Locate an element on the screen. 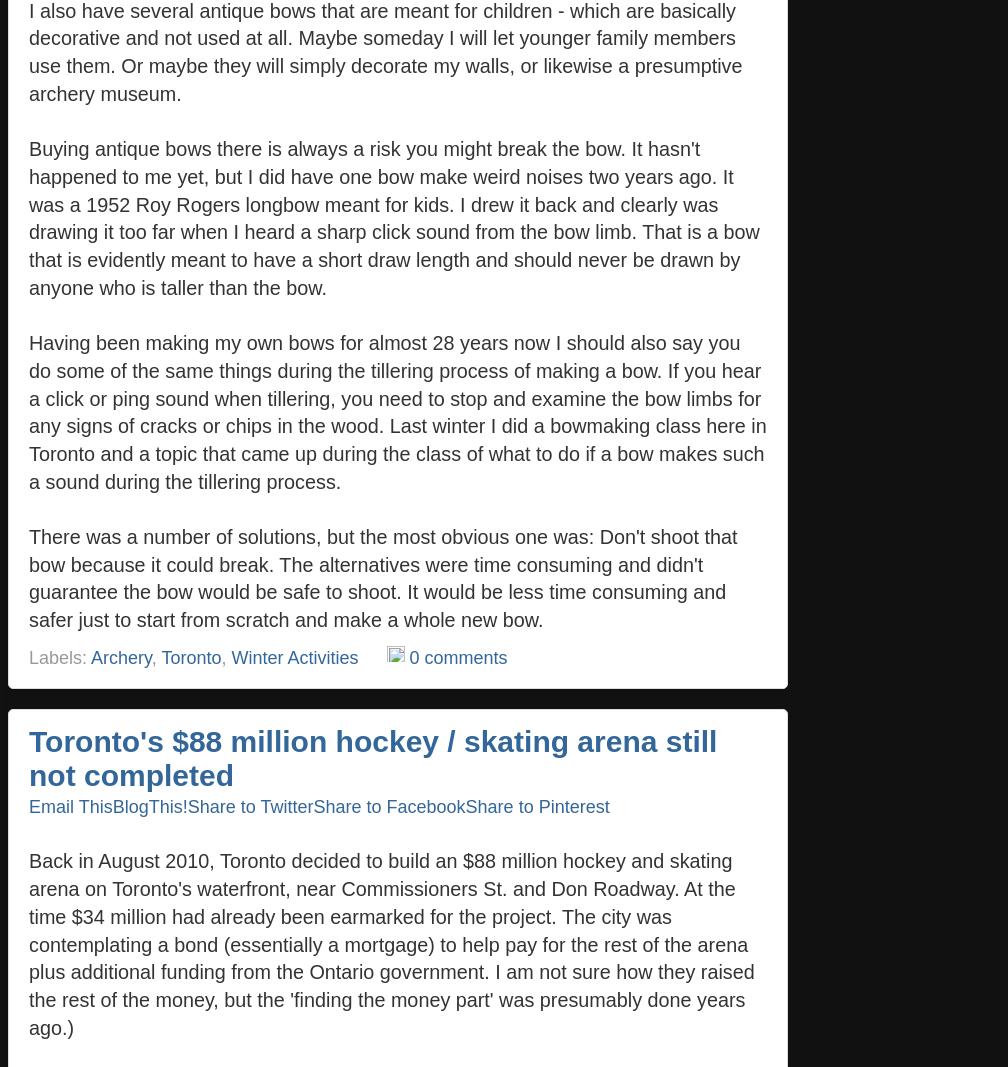  '0
comments' is located at coordinates (409, 656).